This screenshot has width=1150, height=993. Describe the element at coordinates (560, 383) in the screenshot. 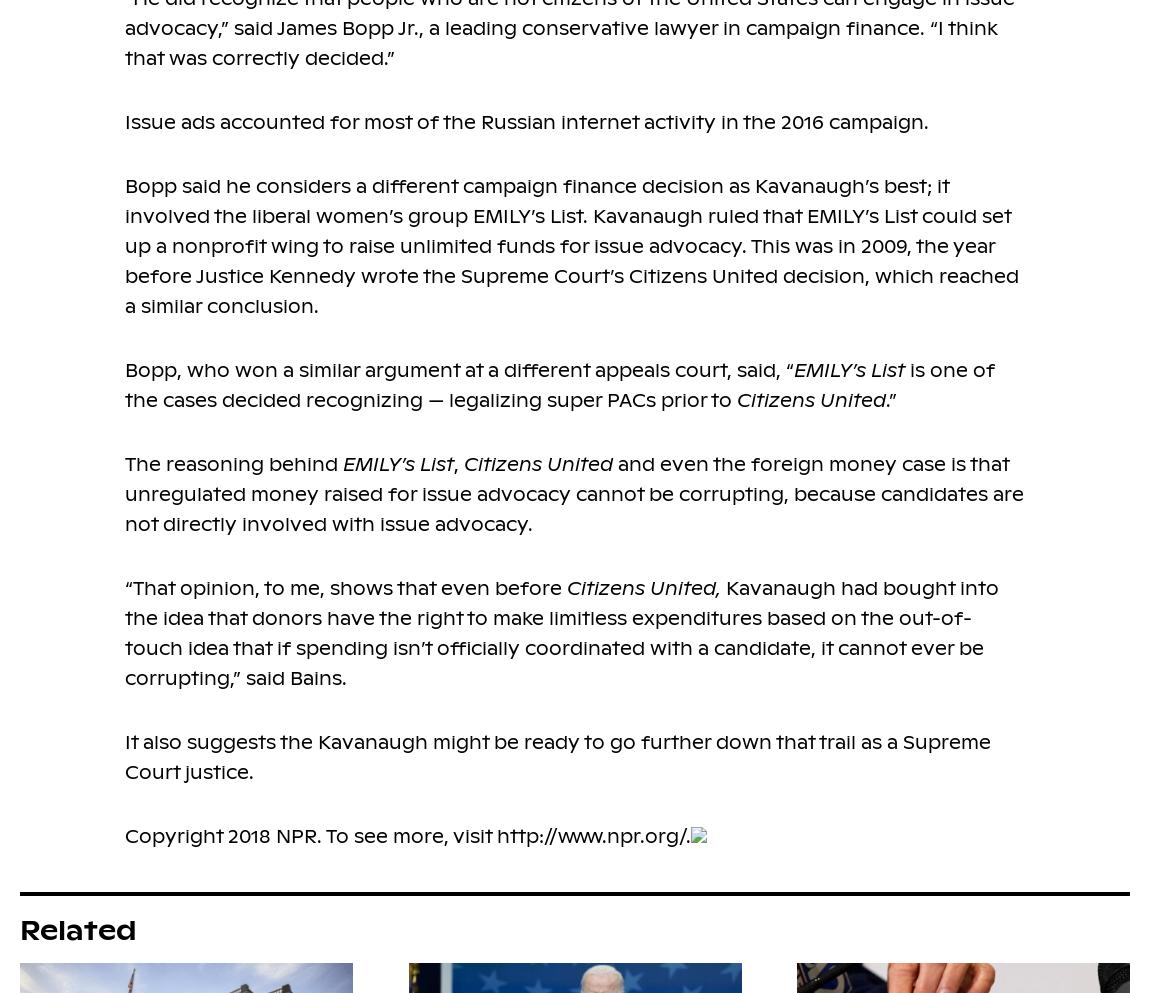

I see `'is one of the cases decided recognizing — legalizing super PACs prior to'` at that location.